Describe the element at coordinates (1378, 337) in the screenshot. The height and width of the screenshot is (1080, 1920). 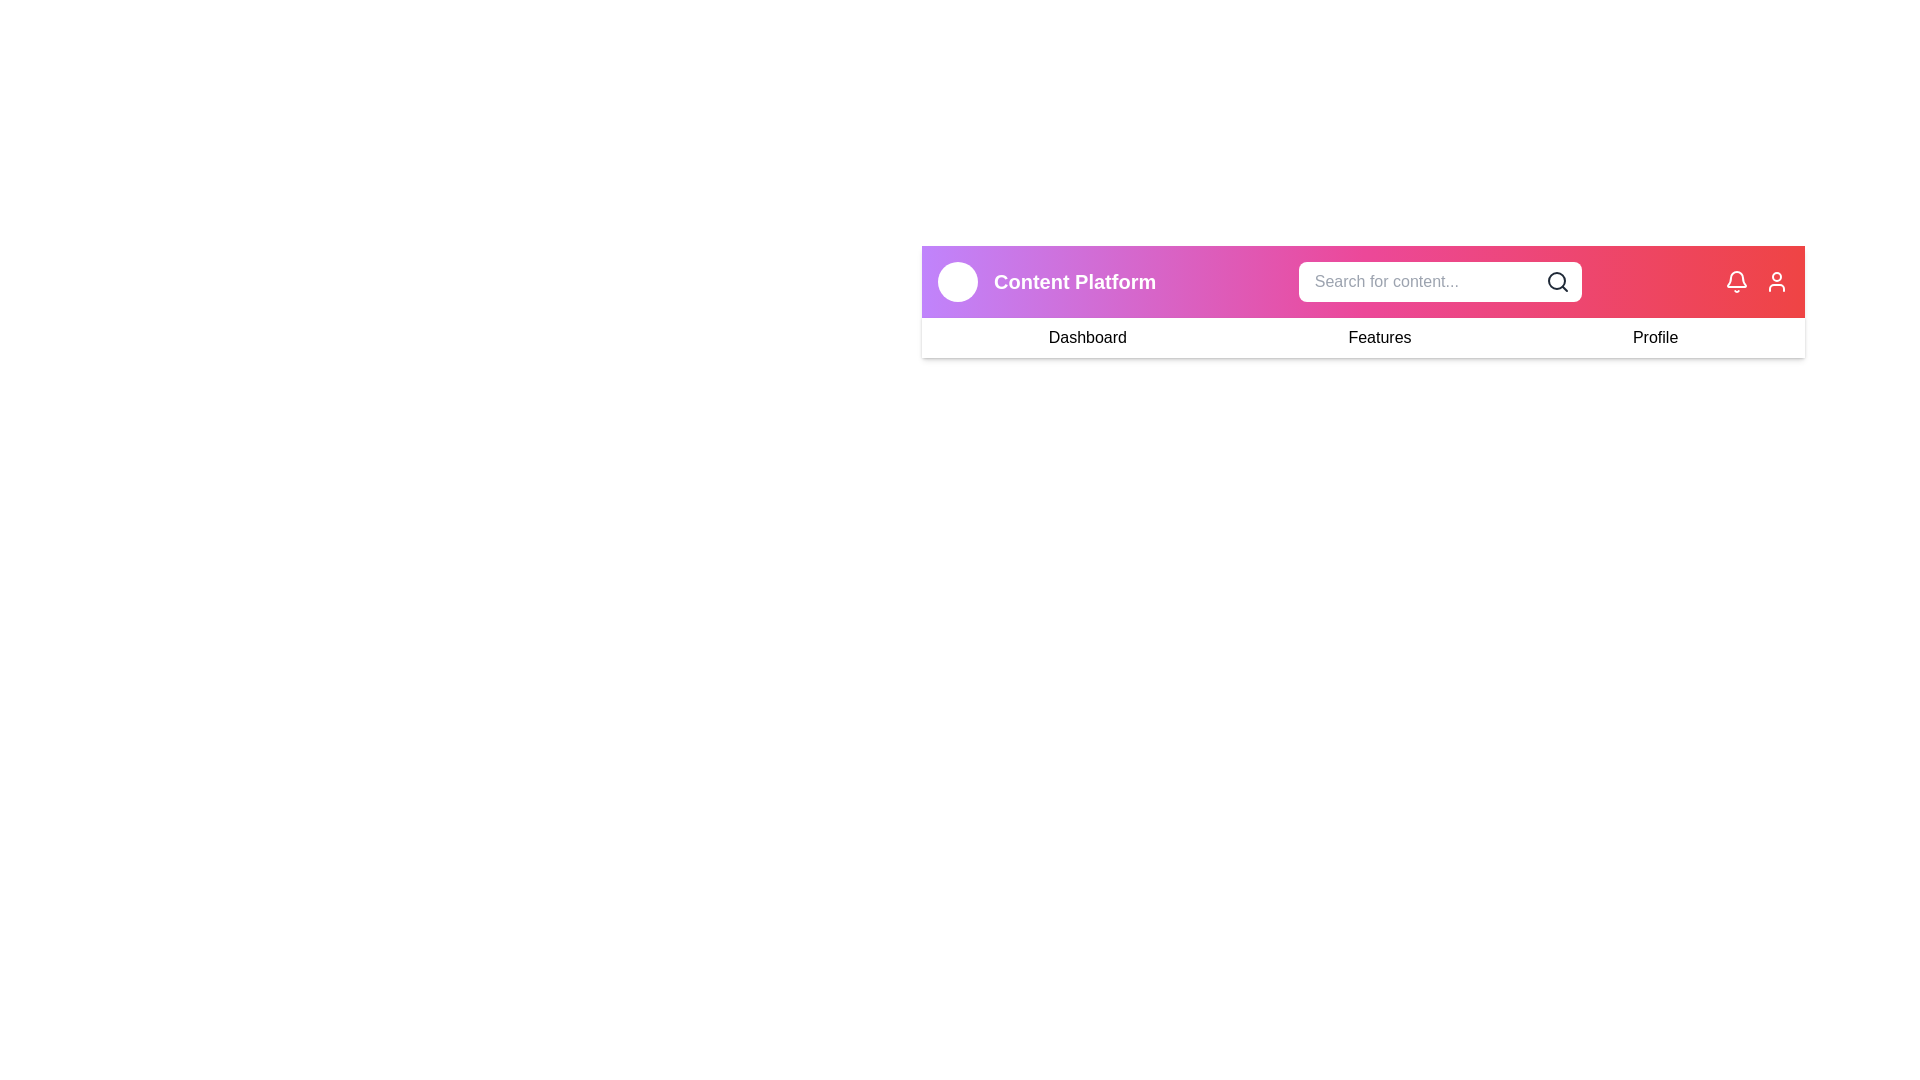
I see `the Features navigation link` at that location.